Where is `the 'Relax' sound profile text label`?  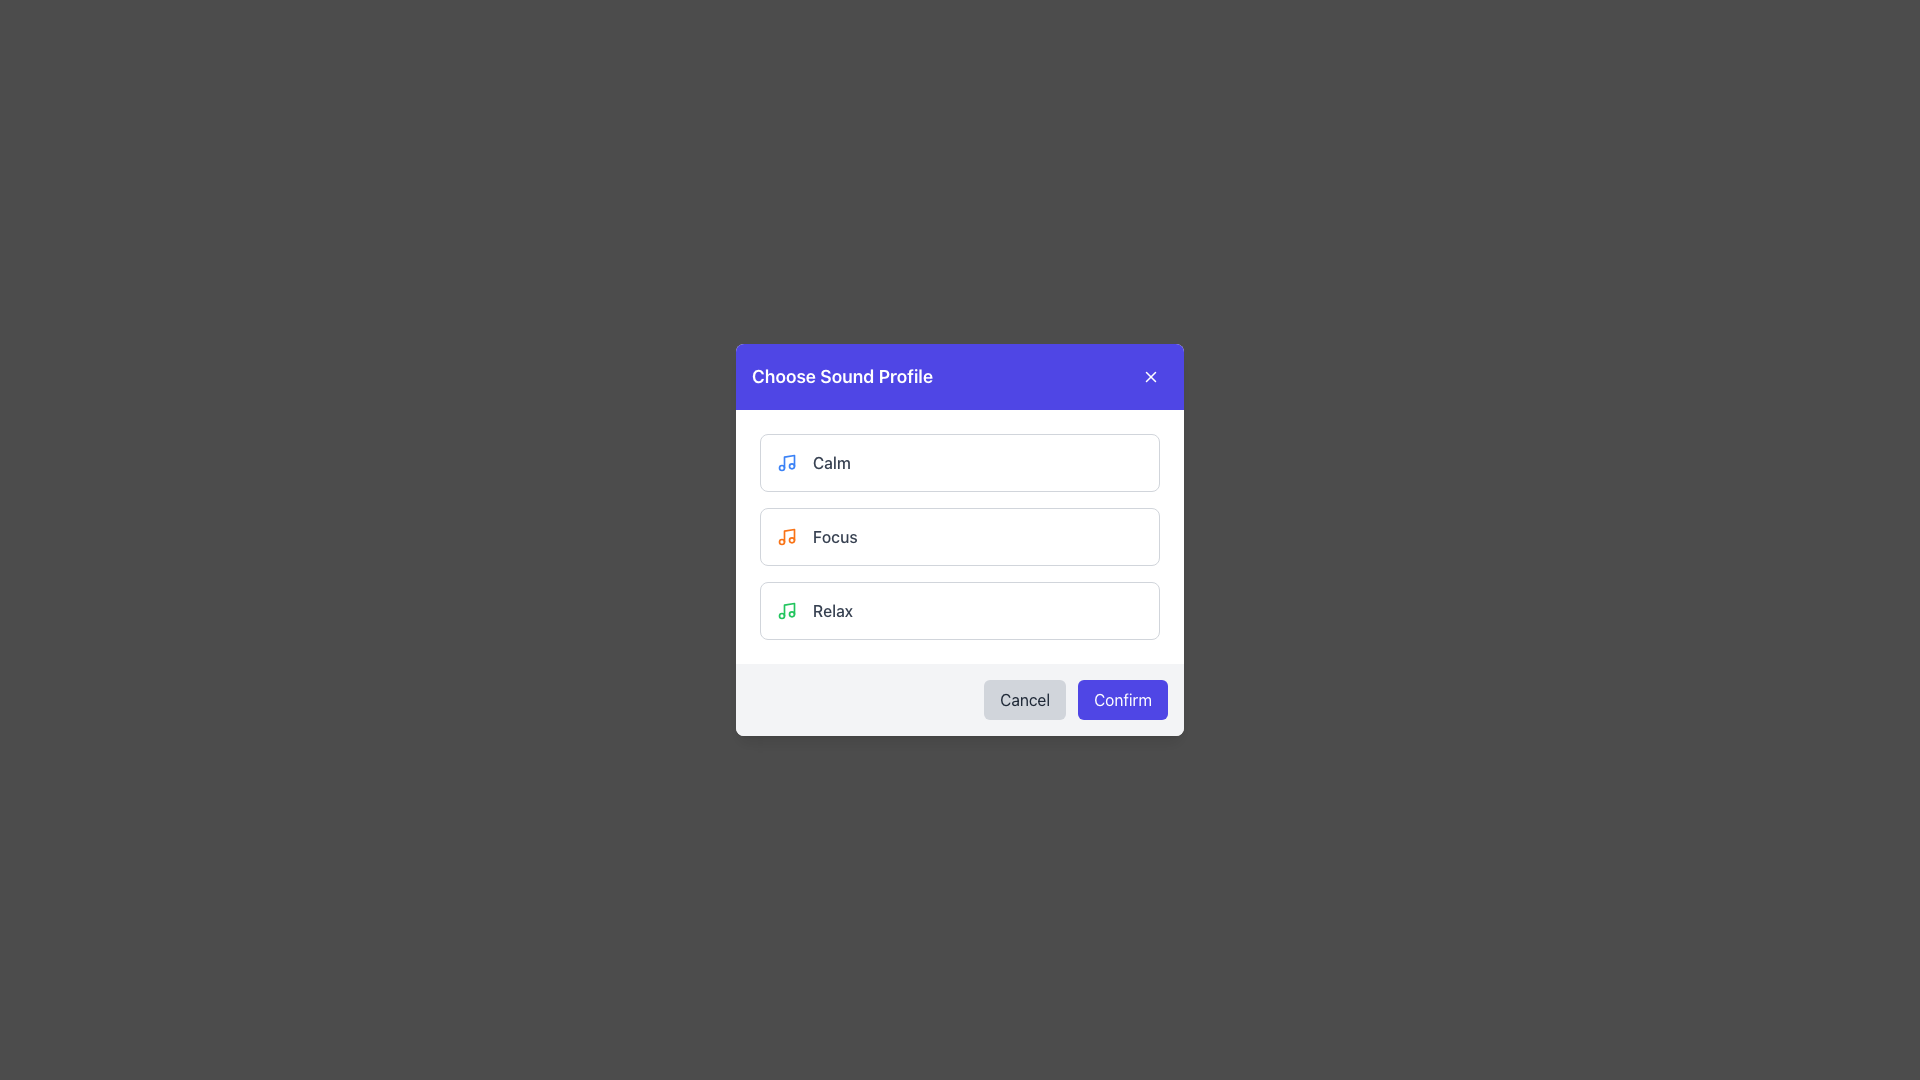
the 'Relax' sound profile text label is located at coordinates (833, 609).